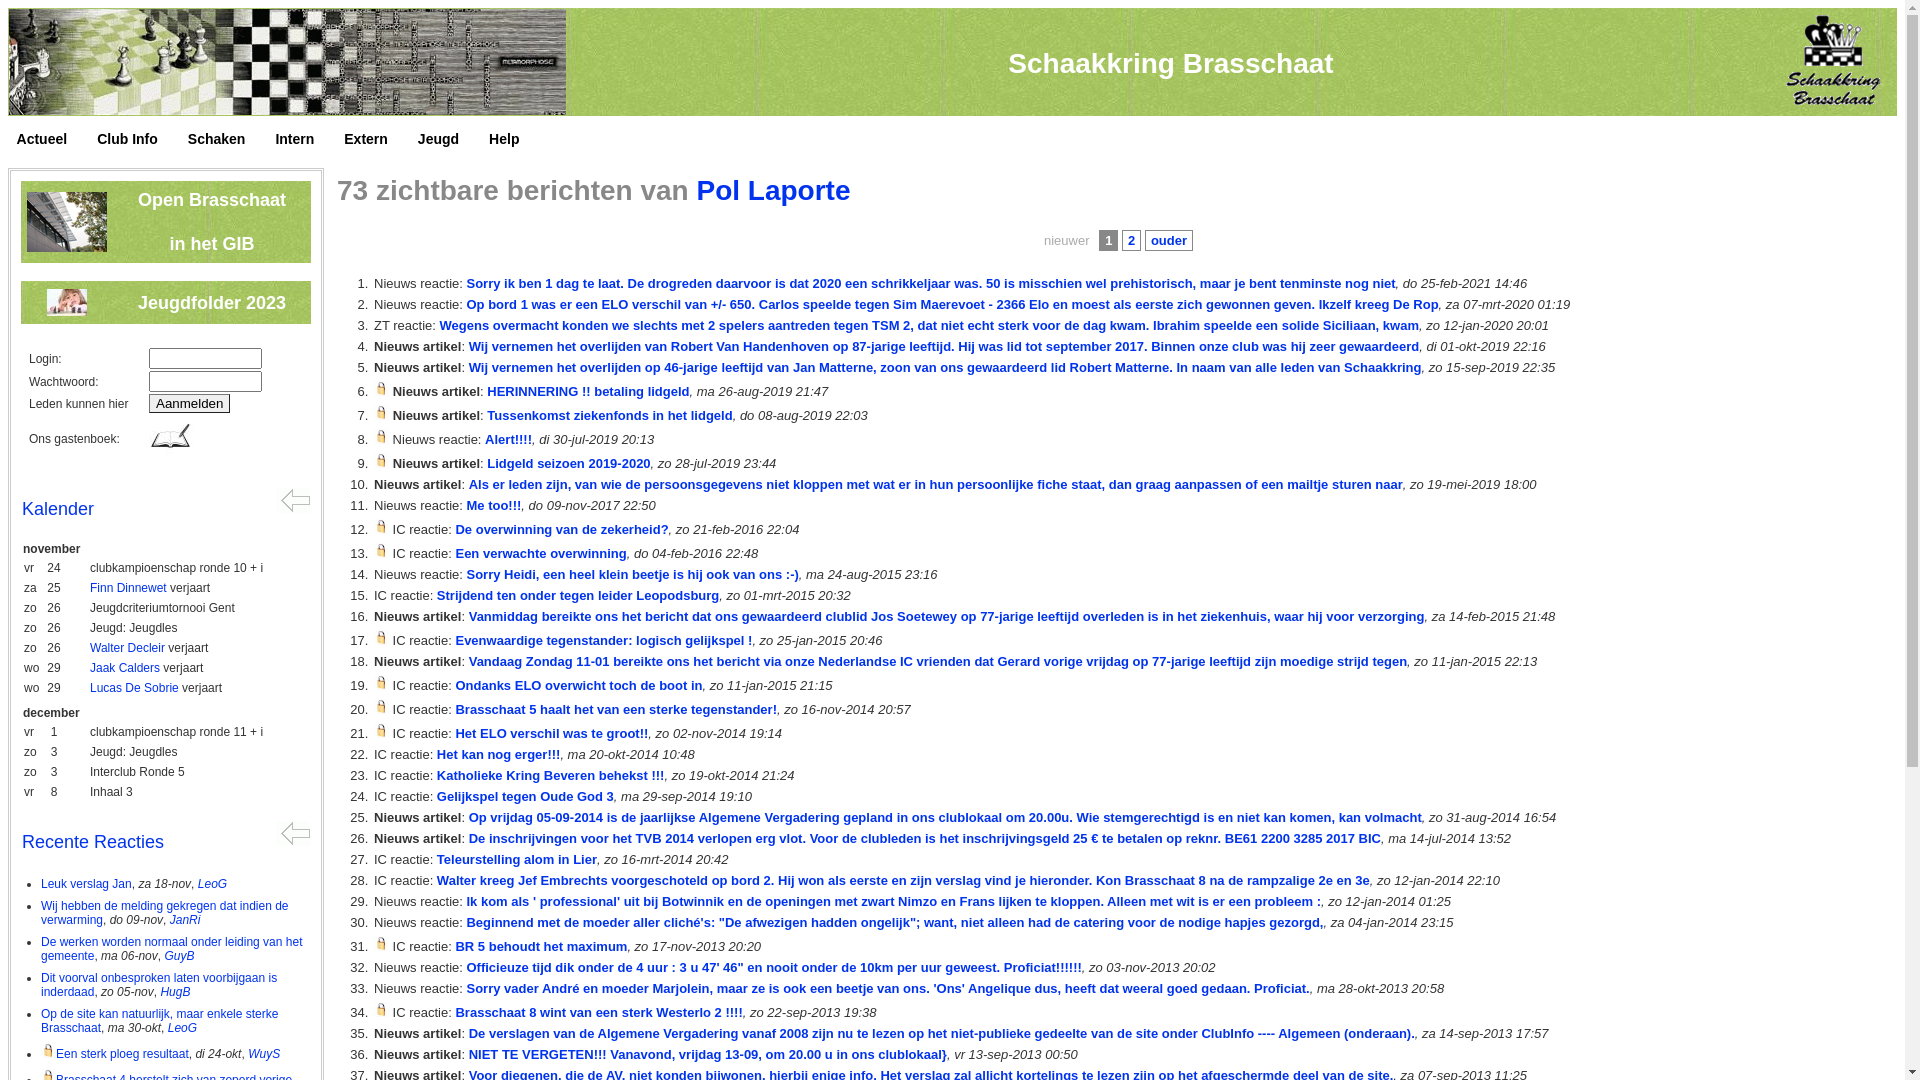 This screenshot has width=1920, height=1080. I want to click on 'Enkel zichtbaar voor clubleden', so click(381, 681).